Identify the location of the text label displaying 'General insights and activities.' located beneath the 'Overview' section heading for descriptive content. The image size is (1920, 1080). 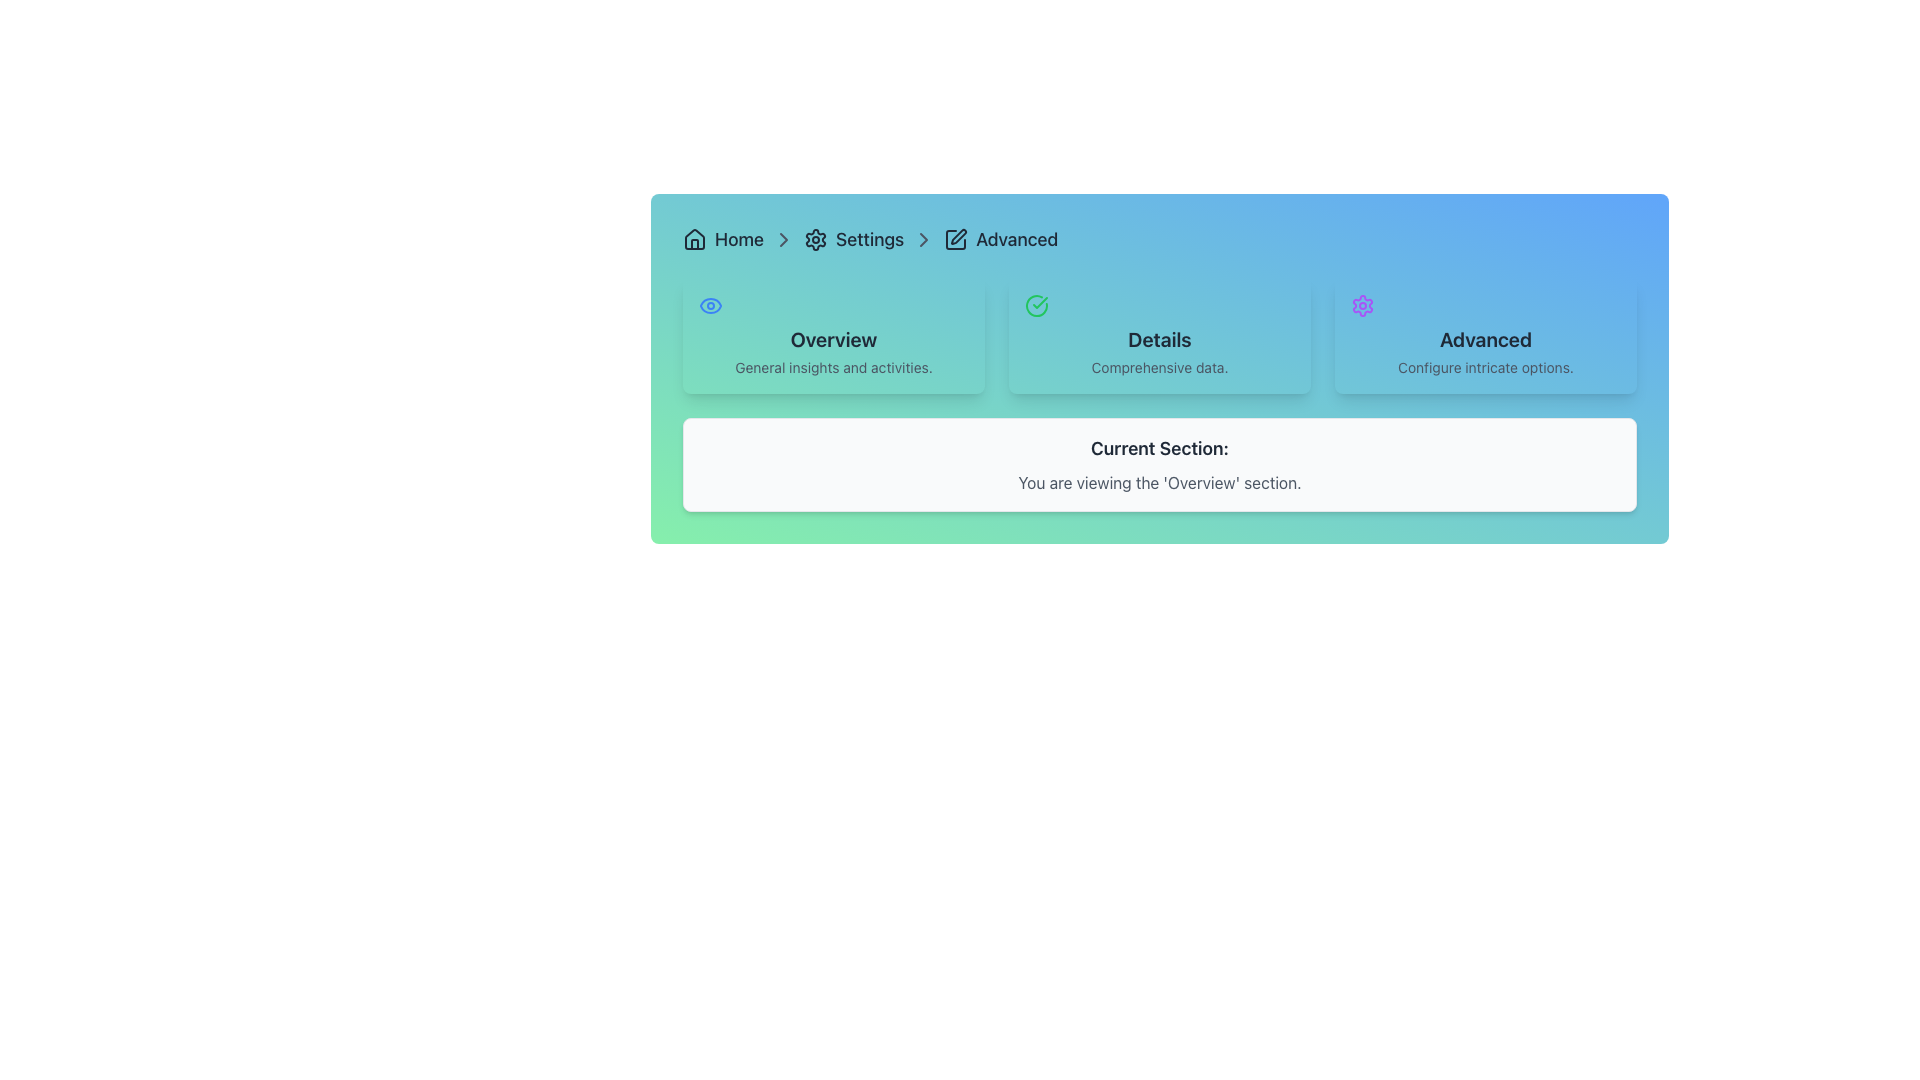
(834, 367).